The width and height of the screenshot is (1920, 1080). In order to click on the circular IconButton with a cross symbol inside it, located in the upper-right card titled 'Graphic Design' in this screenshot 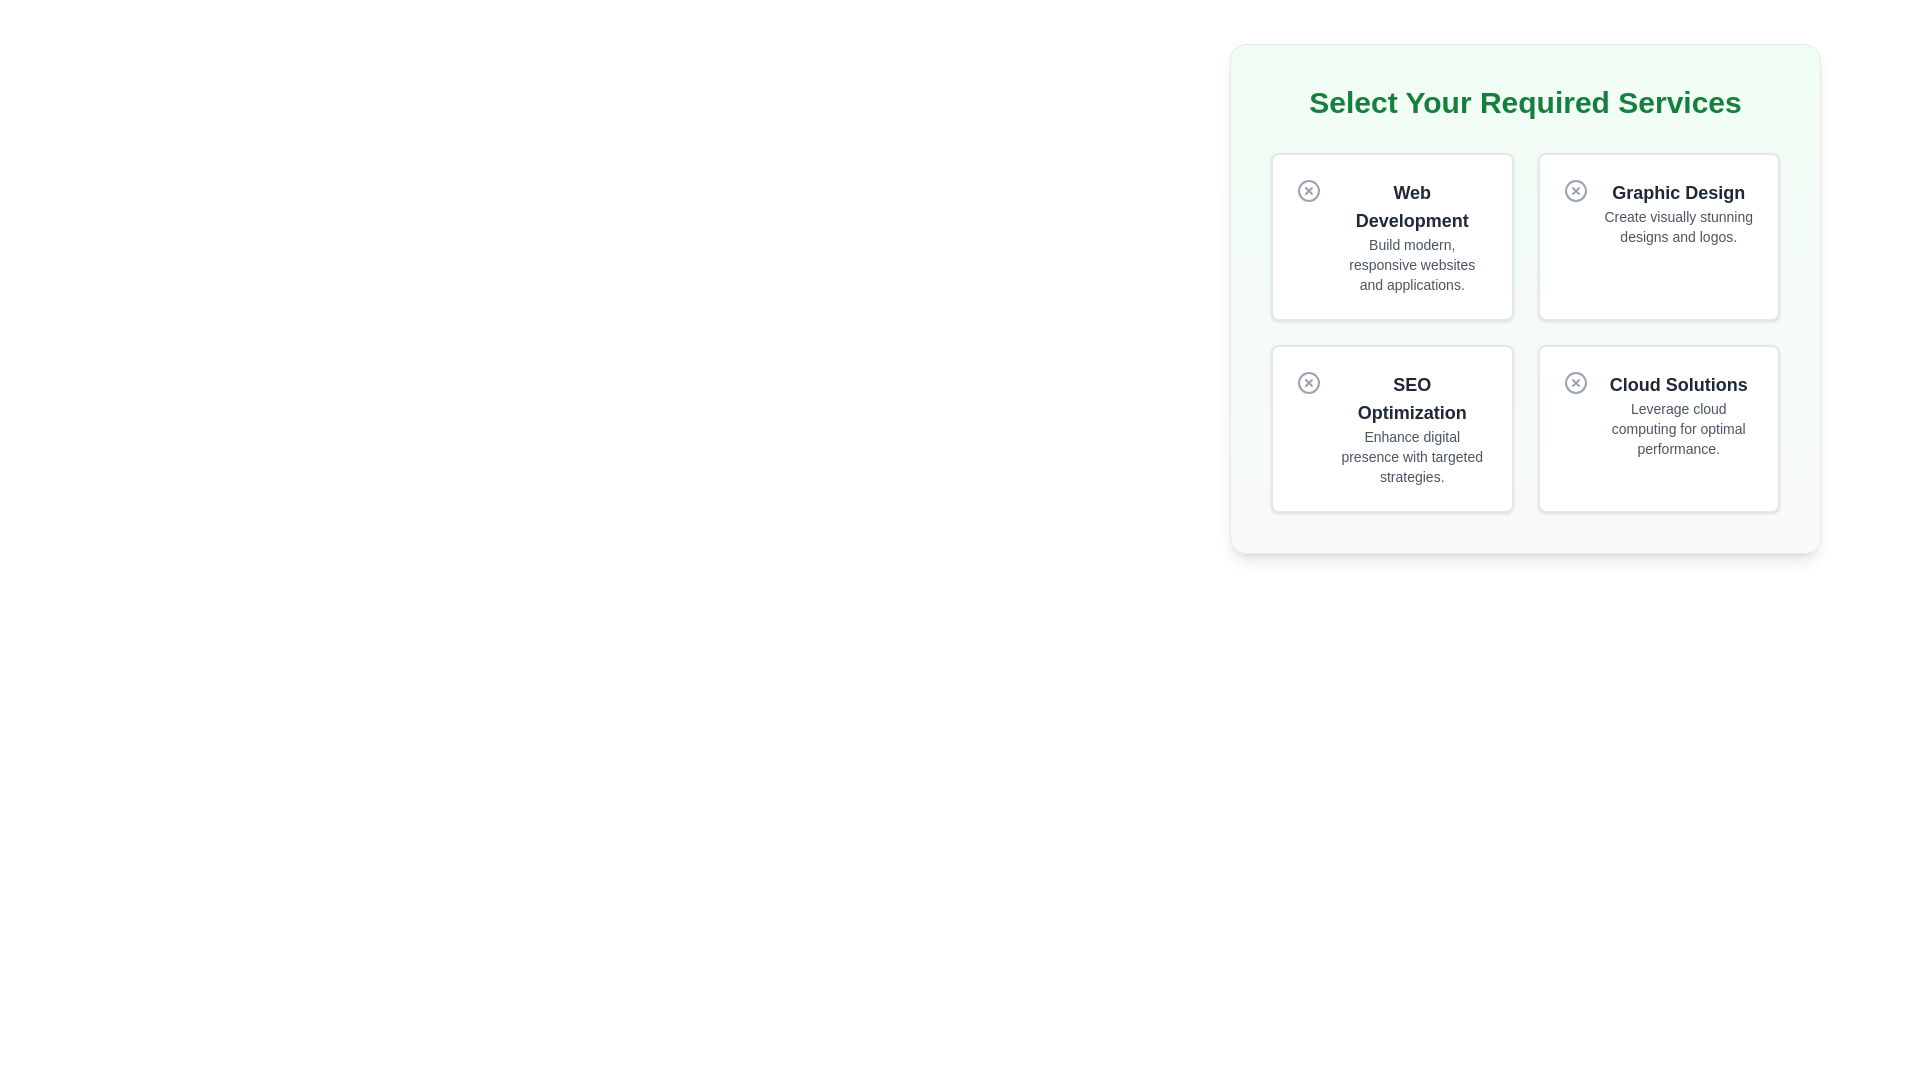, I will do `click(1574, 191)`.